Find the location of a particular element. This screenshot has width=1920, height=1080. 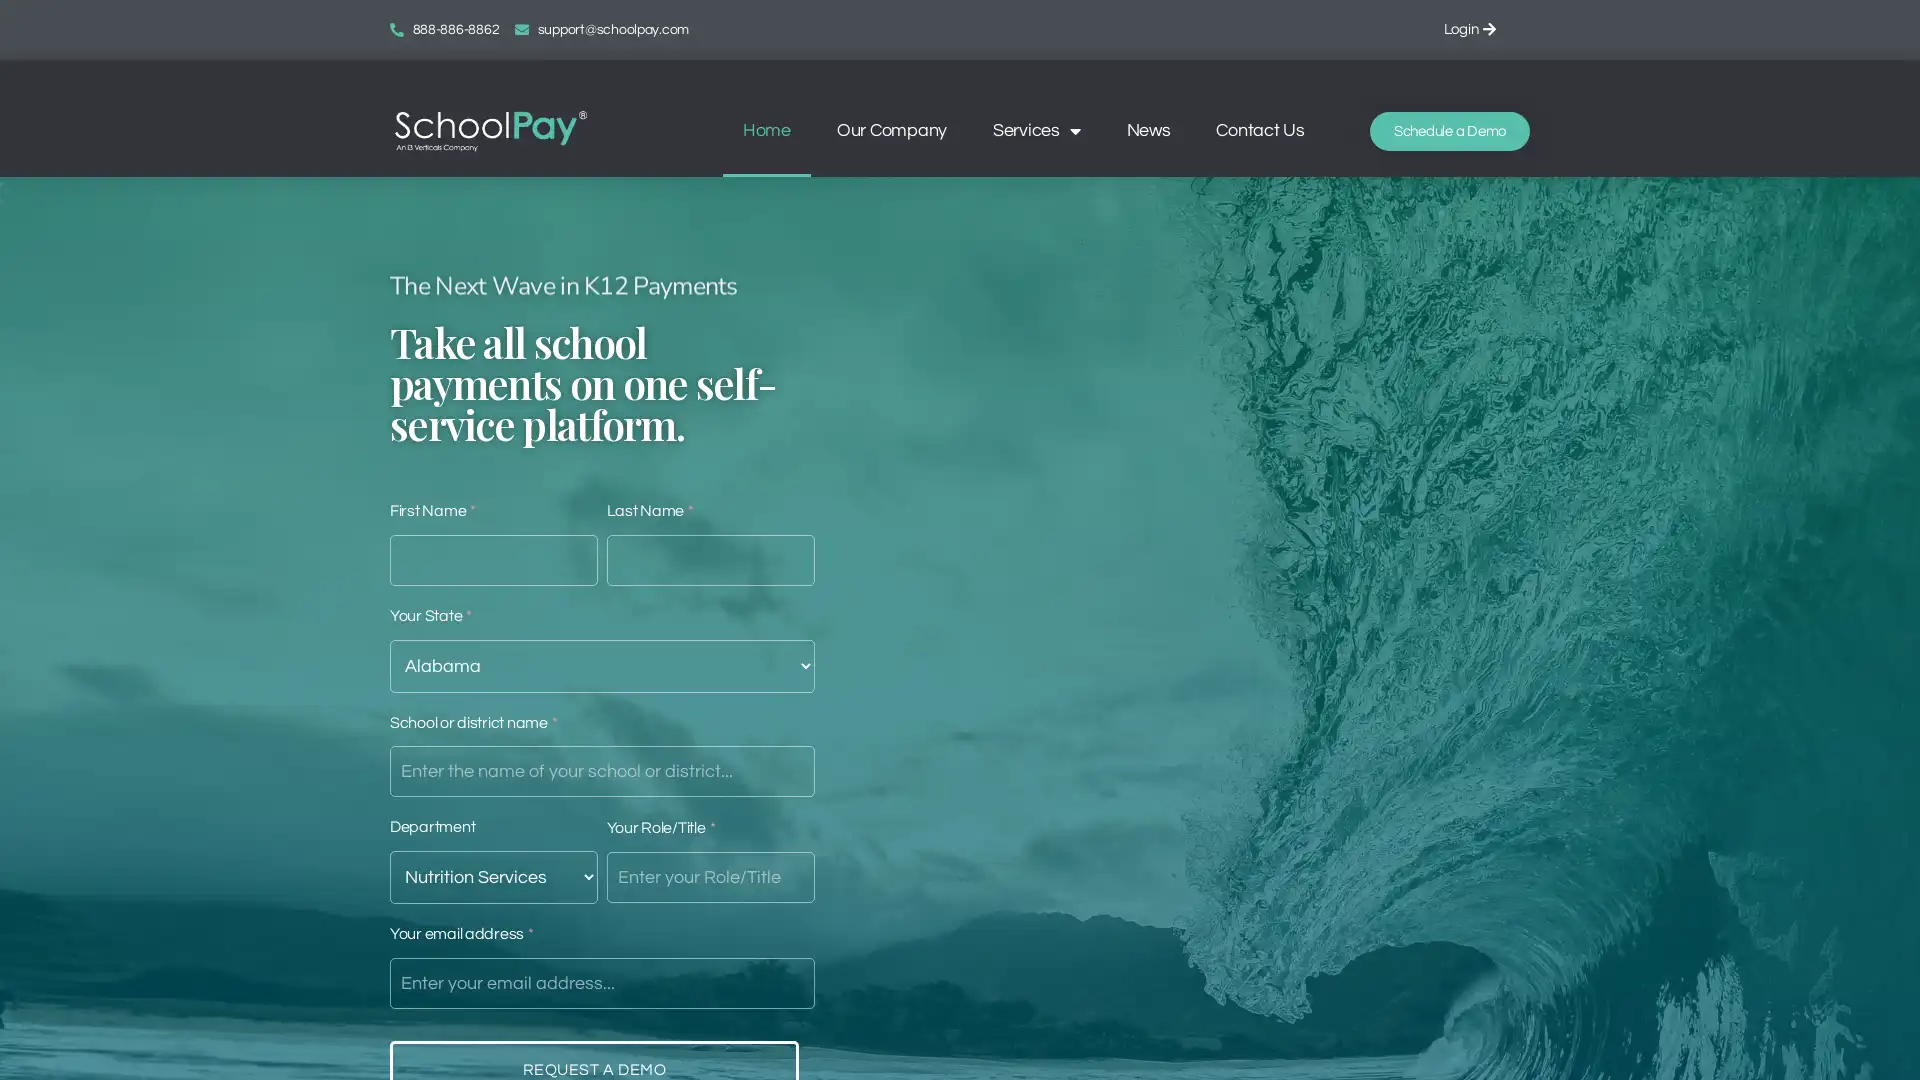

Login is located at coordinates (1469, 30).